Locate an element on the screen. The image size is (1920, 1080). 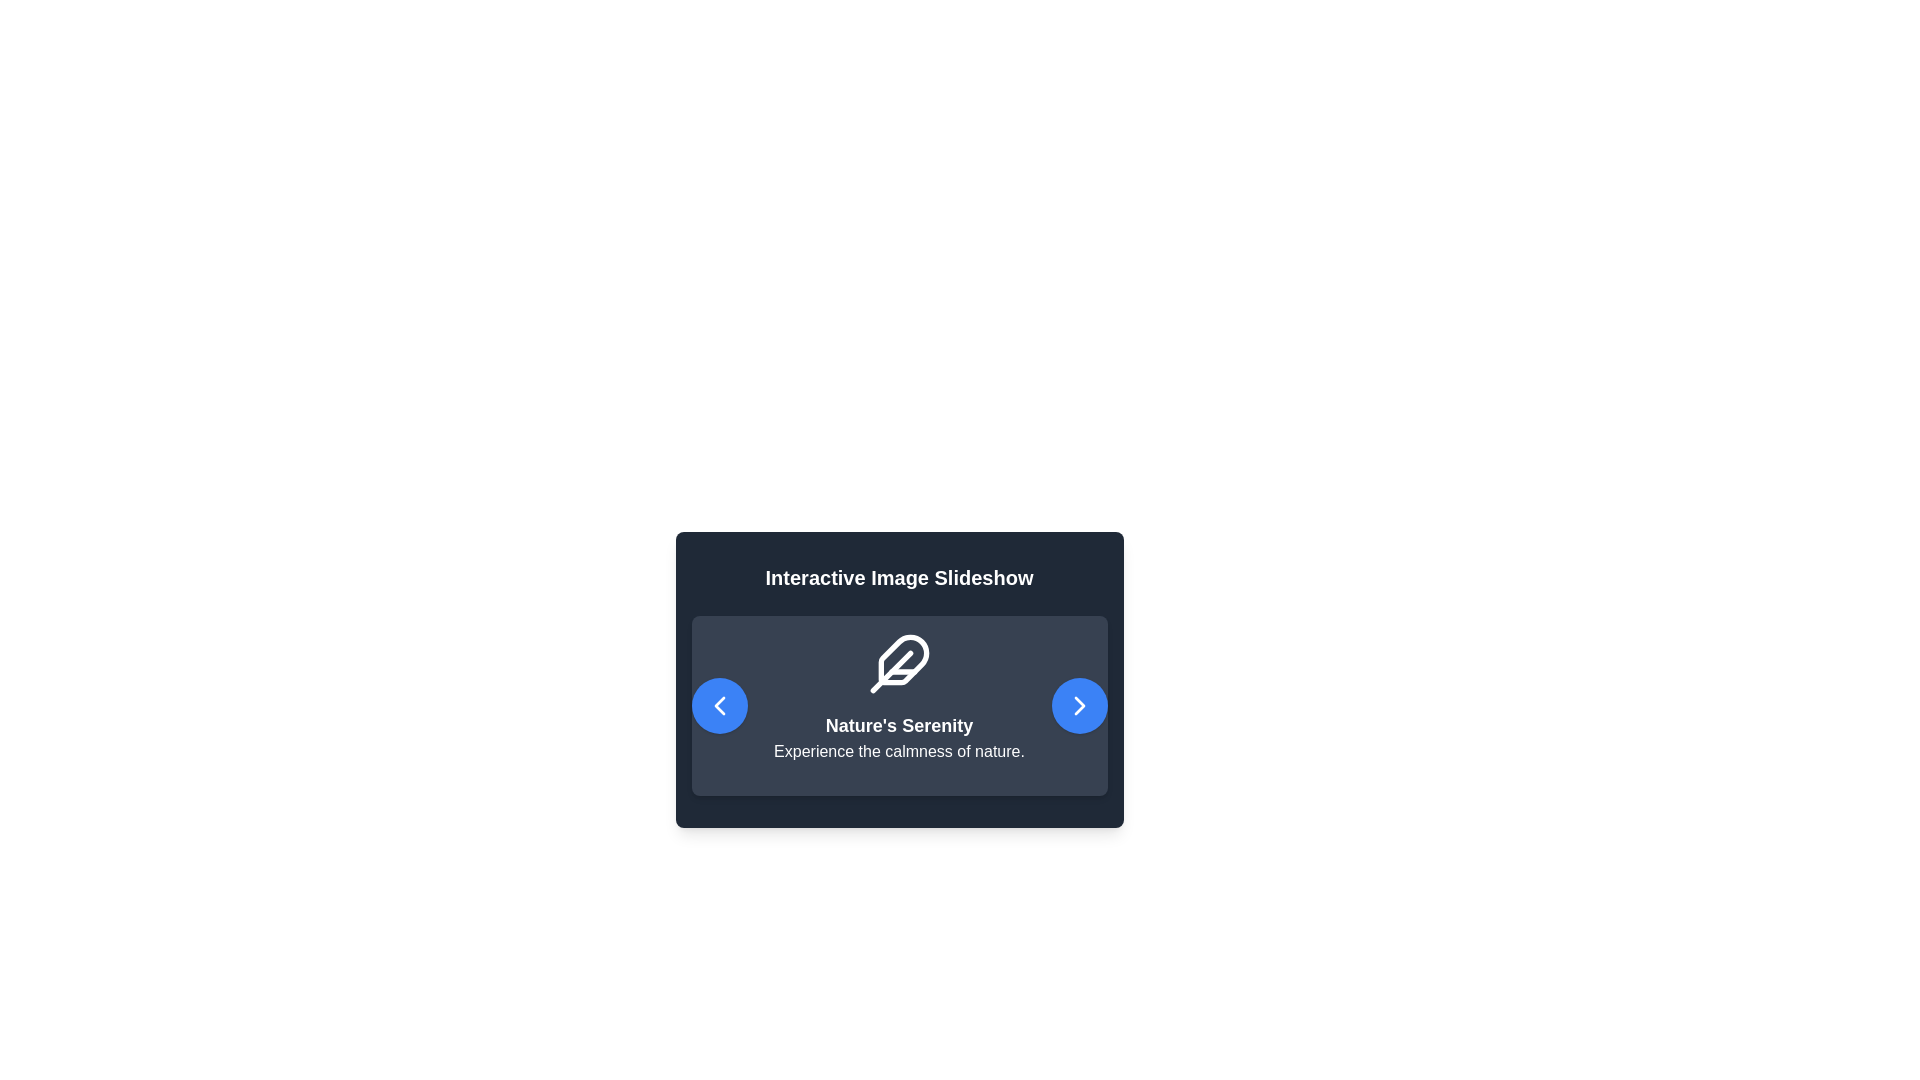
the leftmost navigation button in the slideshow is located at coordinates (719, 704).